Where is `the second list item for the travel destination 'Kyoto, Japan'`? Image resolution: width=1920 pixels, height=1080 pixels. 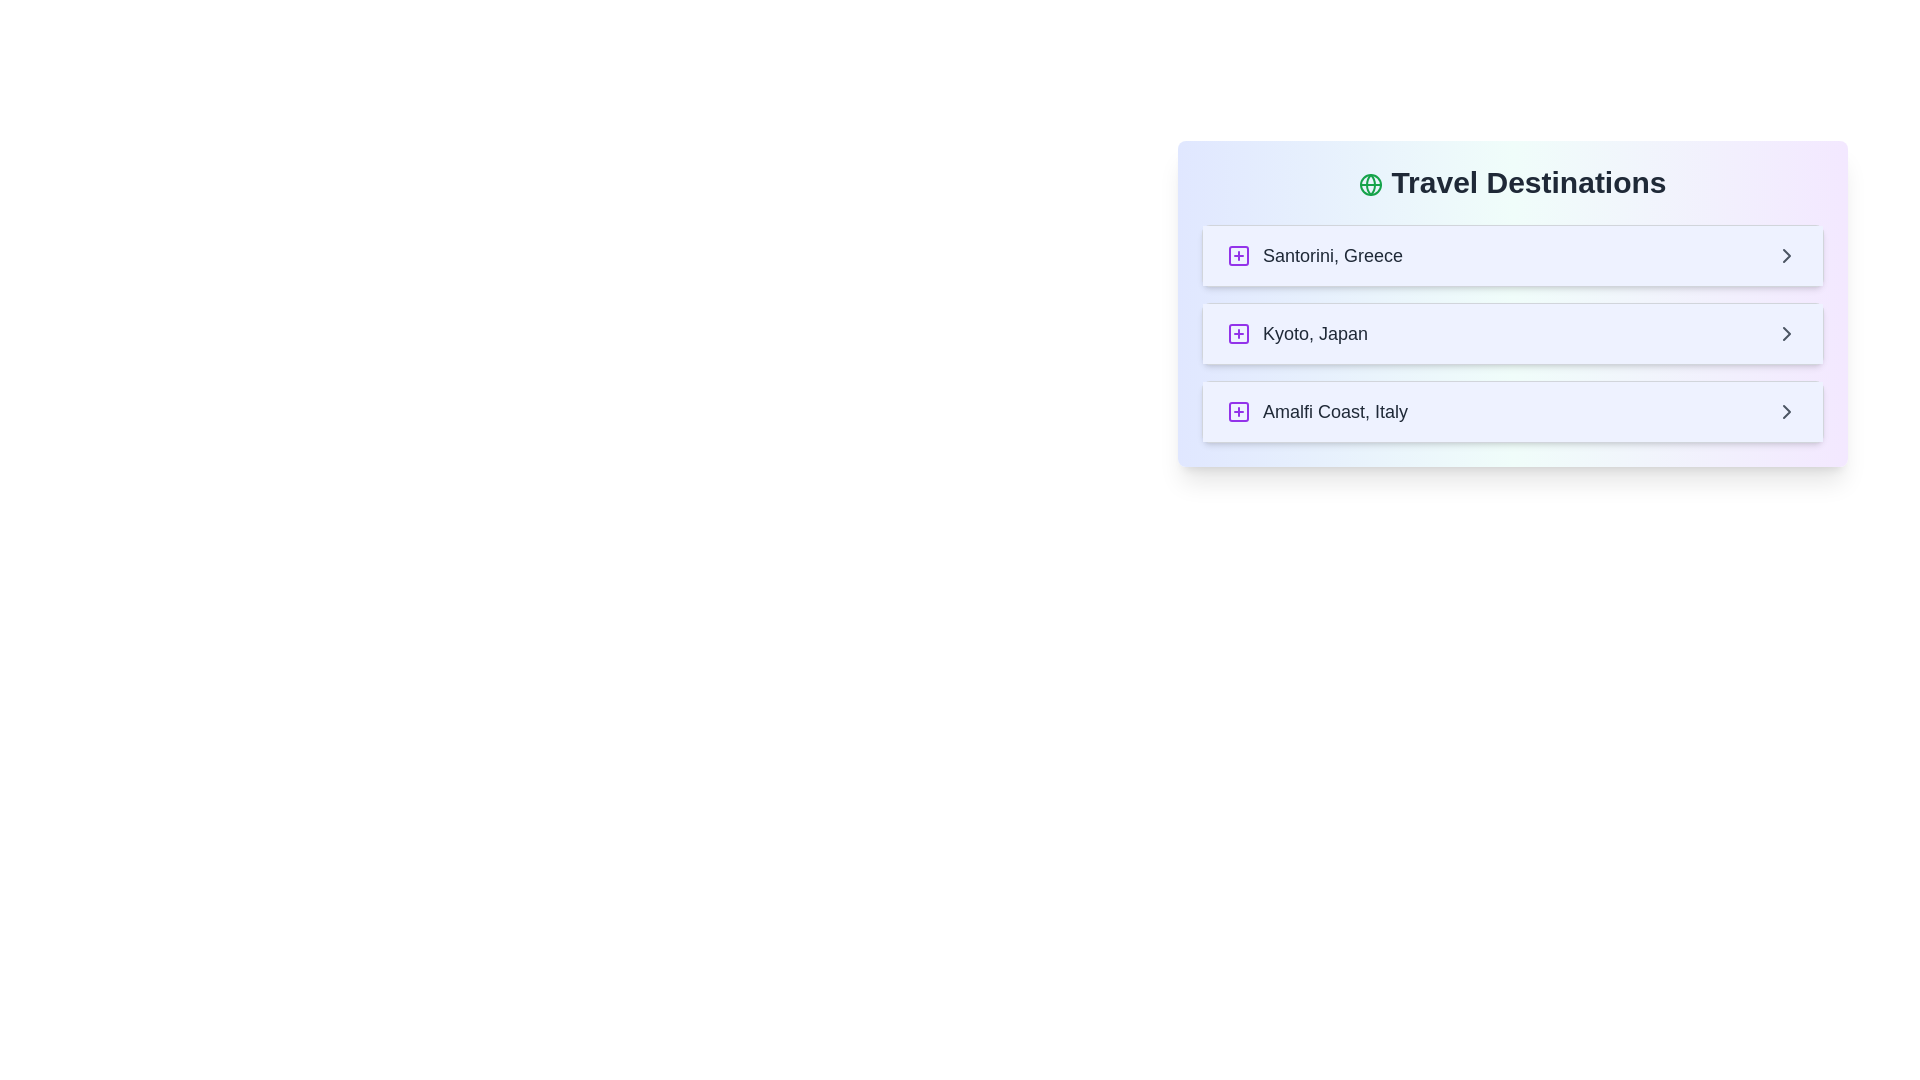 the second list item for the travel destination 'Kyoto, Japan' is located at coordinates (1297, 333).